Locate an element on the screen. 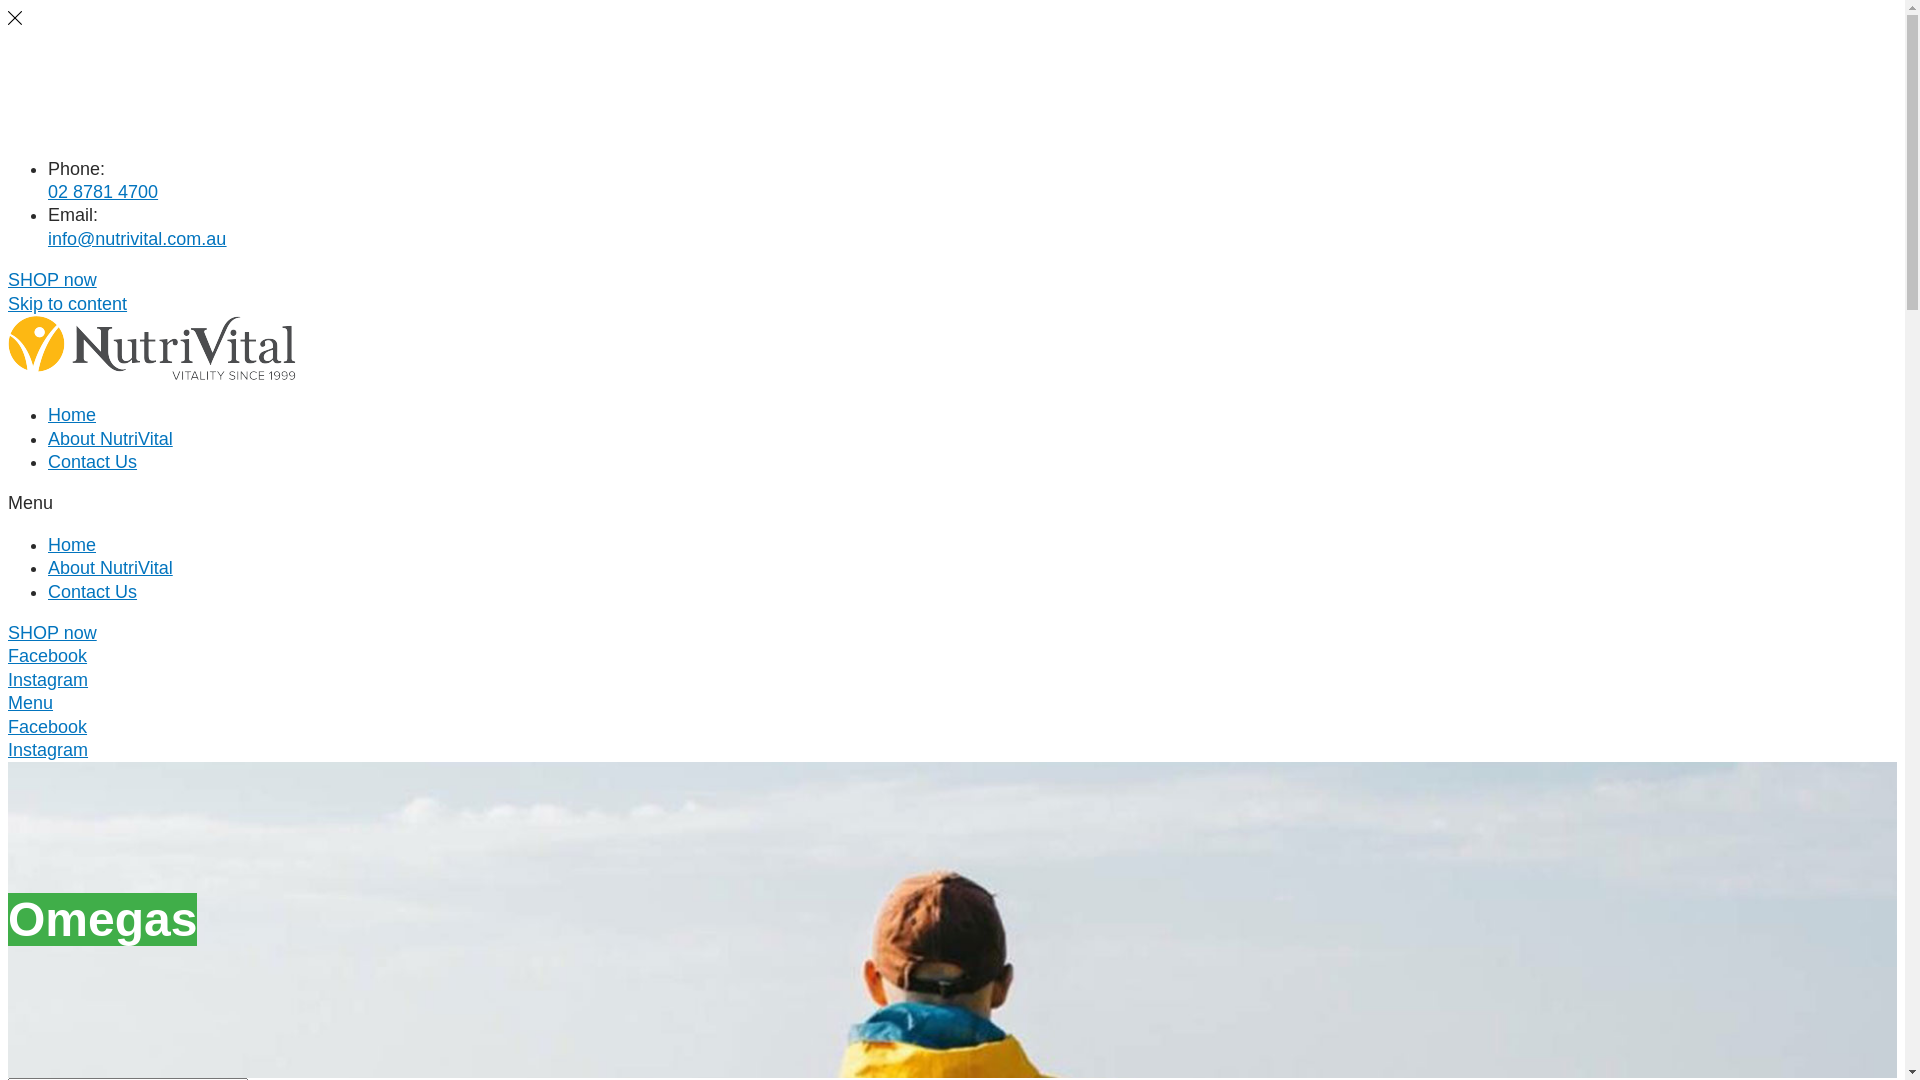 Image resolution: width=1920 pixels, height=1080 pixels. 'About NutriVital' is located at coordinates (109, 438).